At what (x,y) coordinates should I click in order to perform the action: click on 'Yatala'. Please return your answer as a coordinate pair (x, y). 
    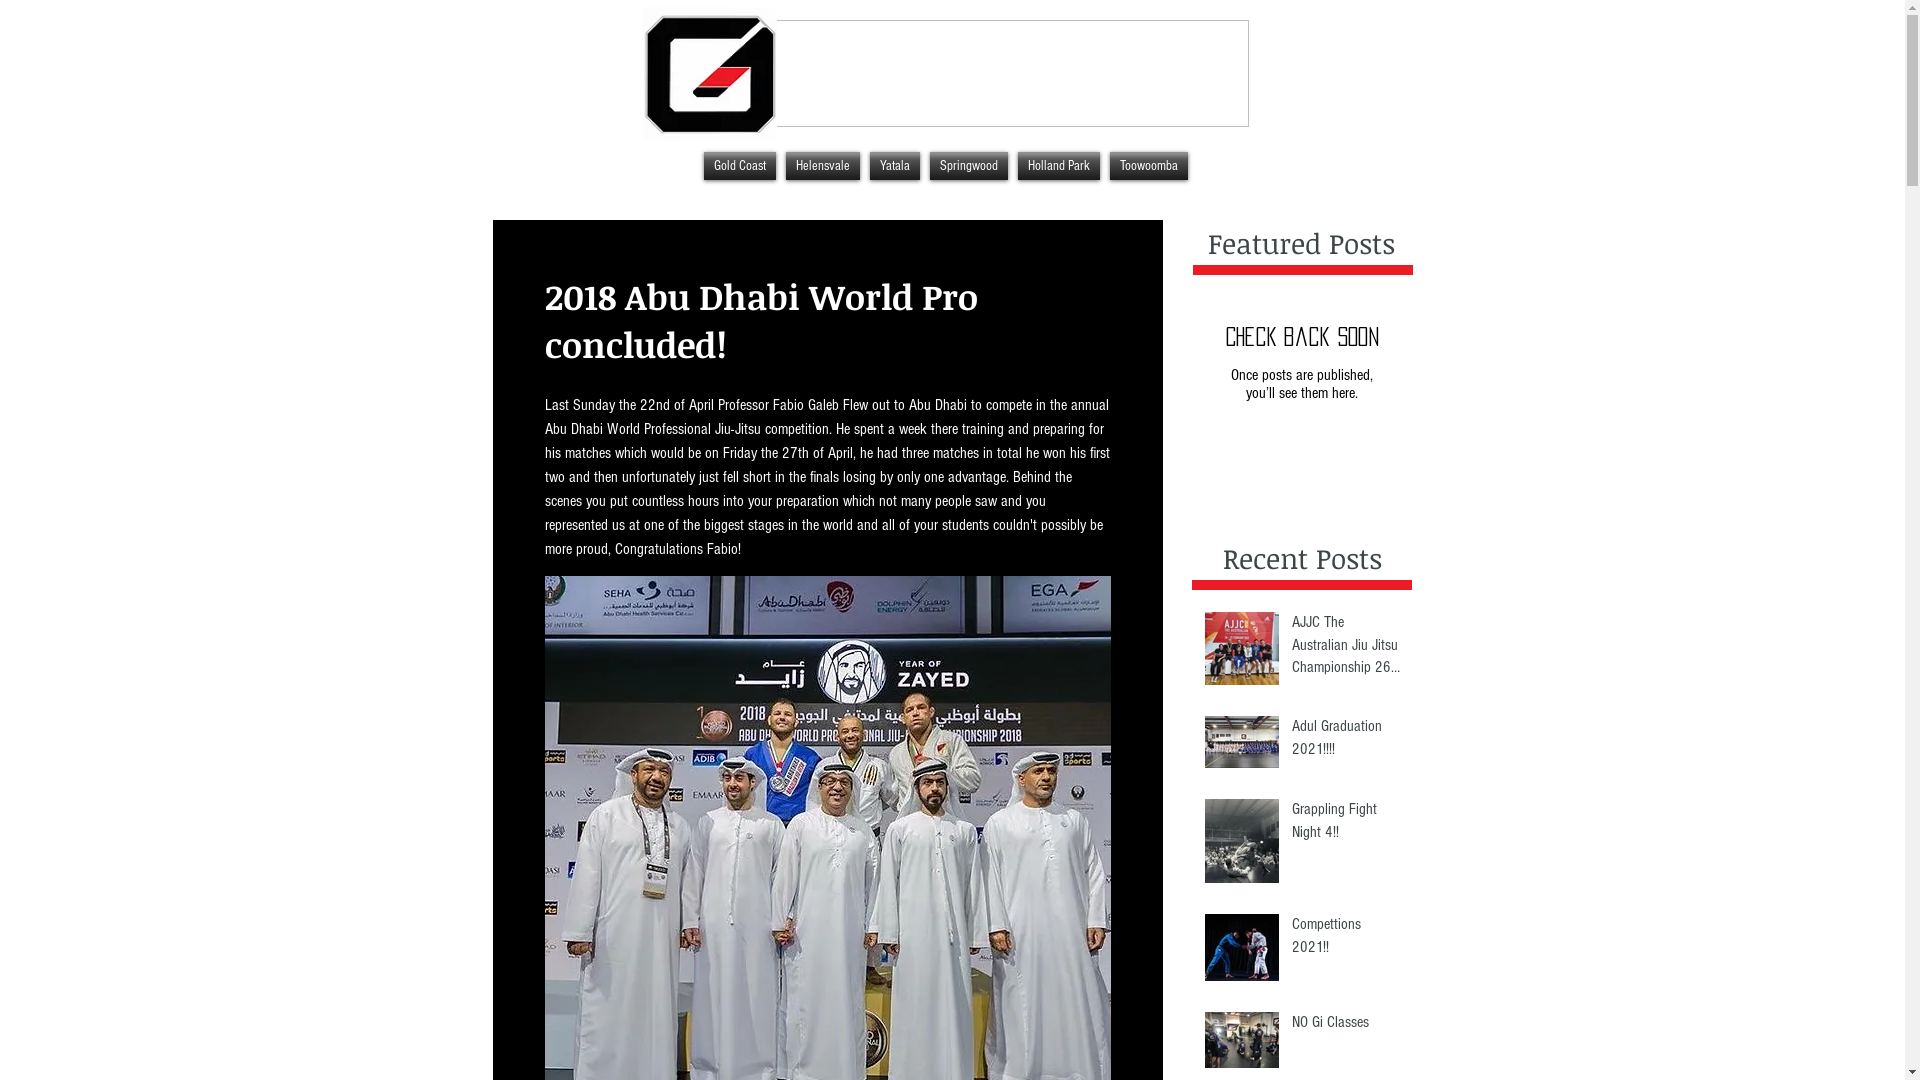
    Looking at the image, I should click on (864, 164).